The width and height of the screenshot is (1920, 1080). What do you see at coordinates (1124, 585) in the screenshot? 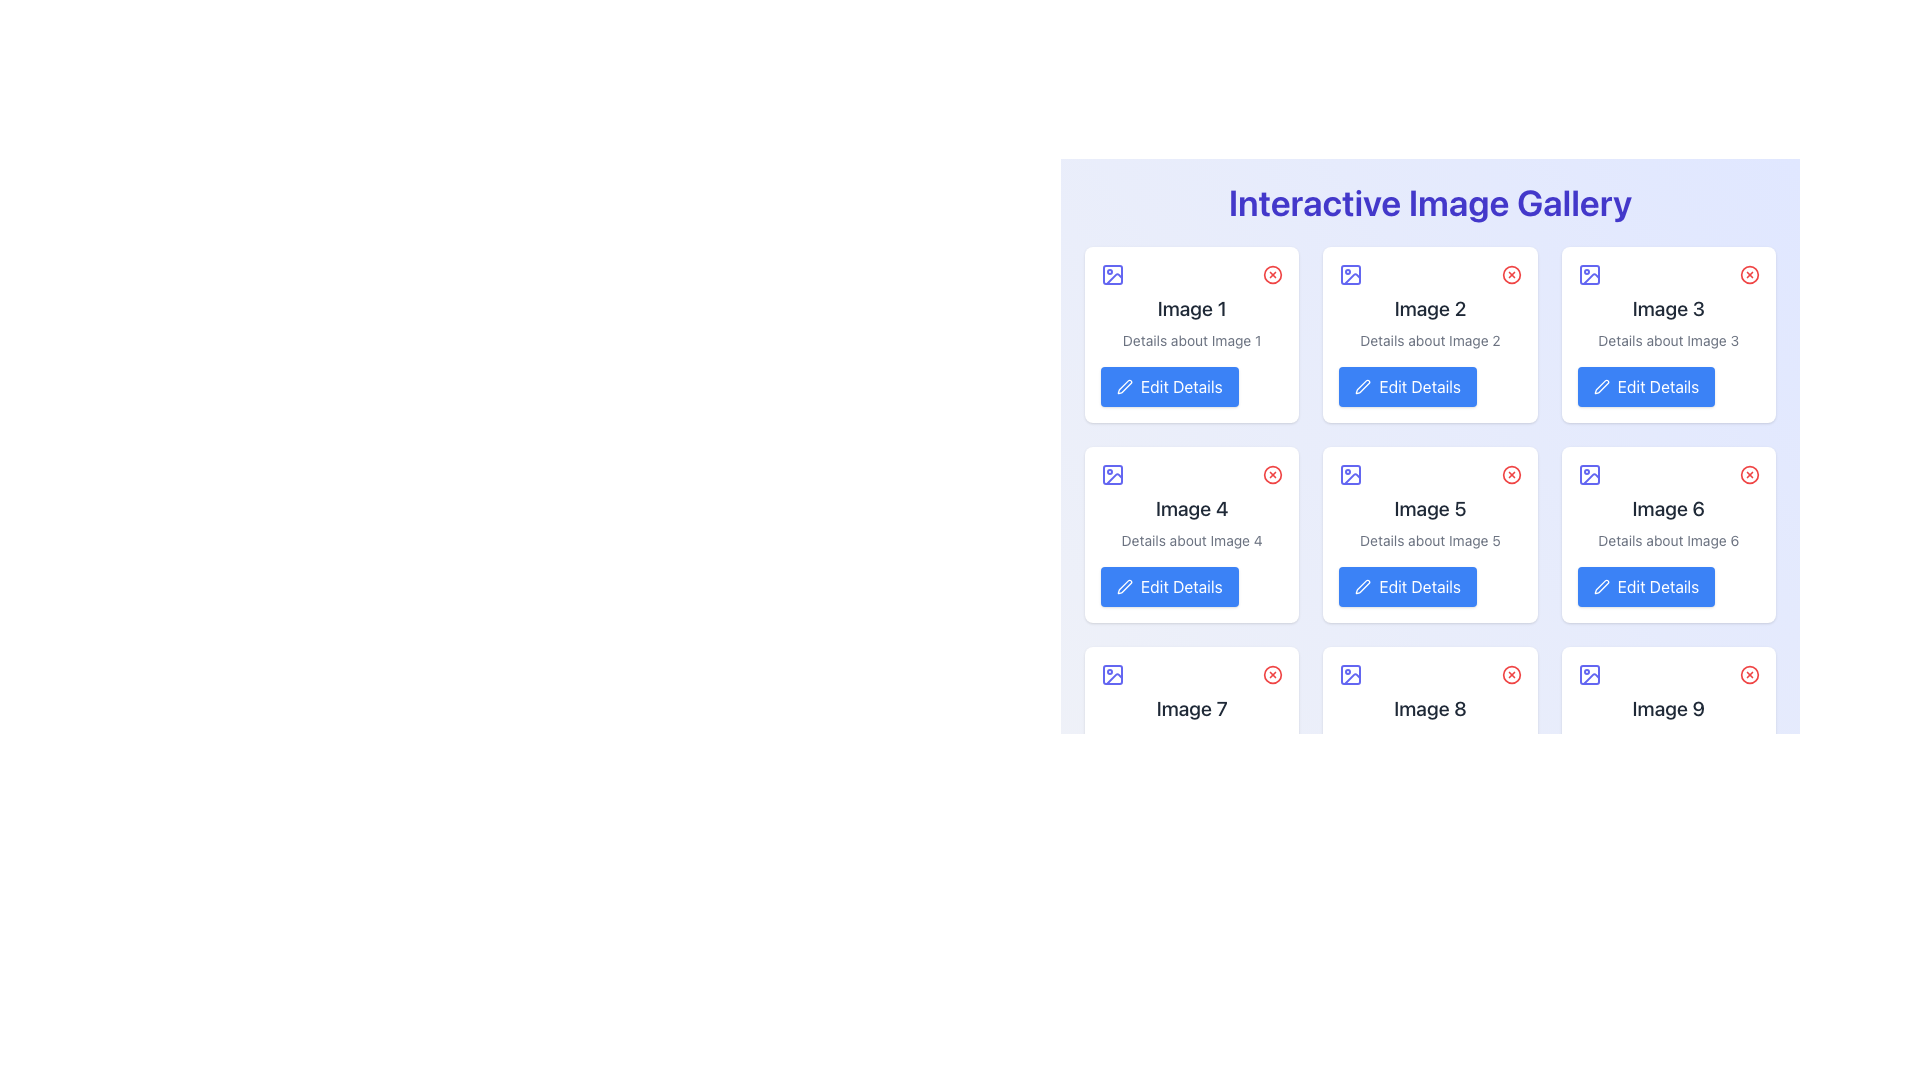
I see `the pen-shaped icon located inside the blue 'Edit Details' button for 'Image 4' in the second row, first column of the grid layout` at bounding box center [1124, 585].